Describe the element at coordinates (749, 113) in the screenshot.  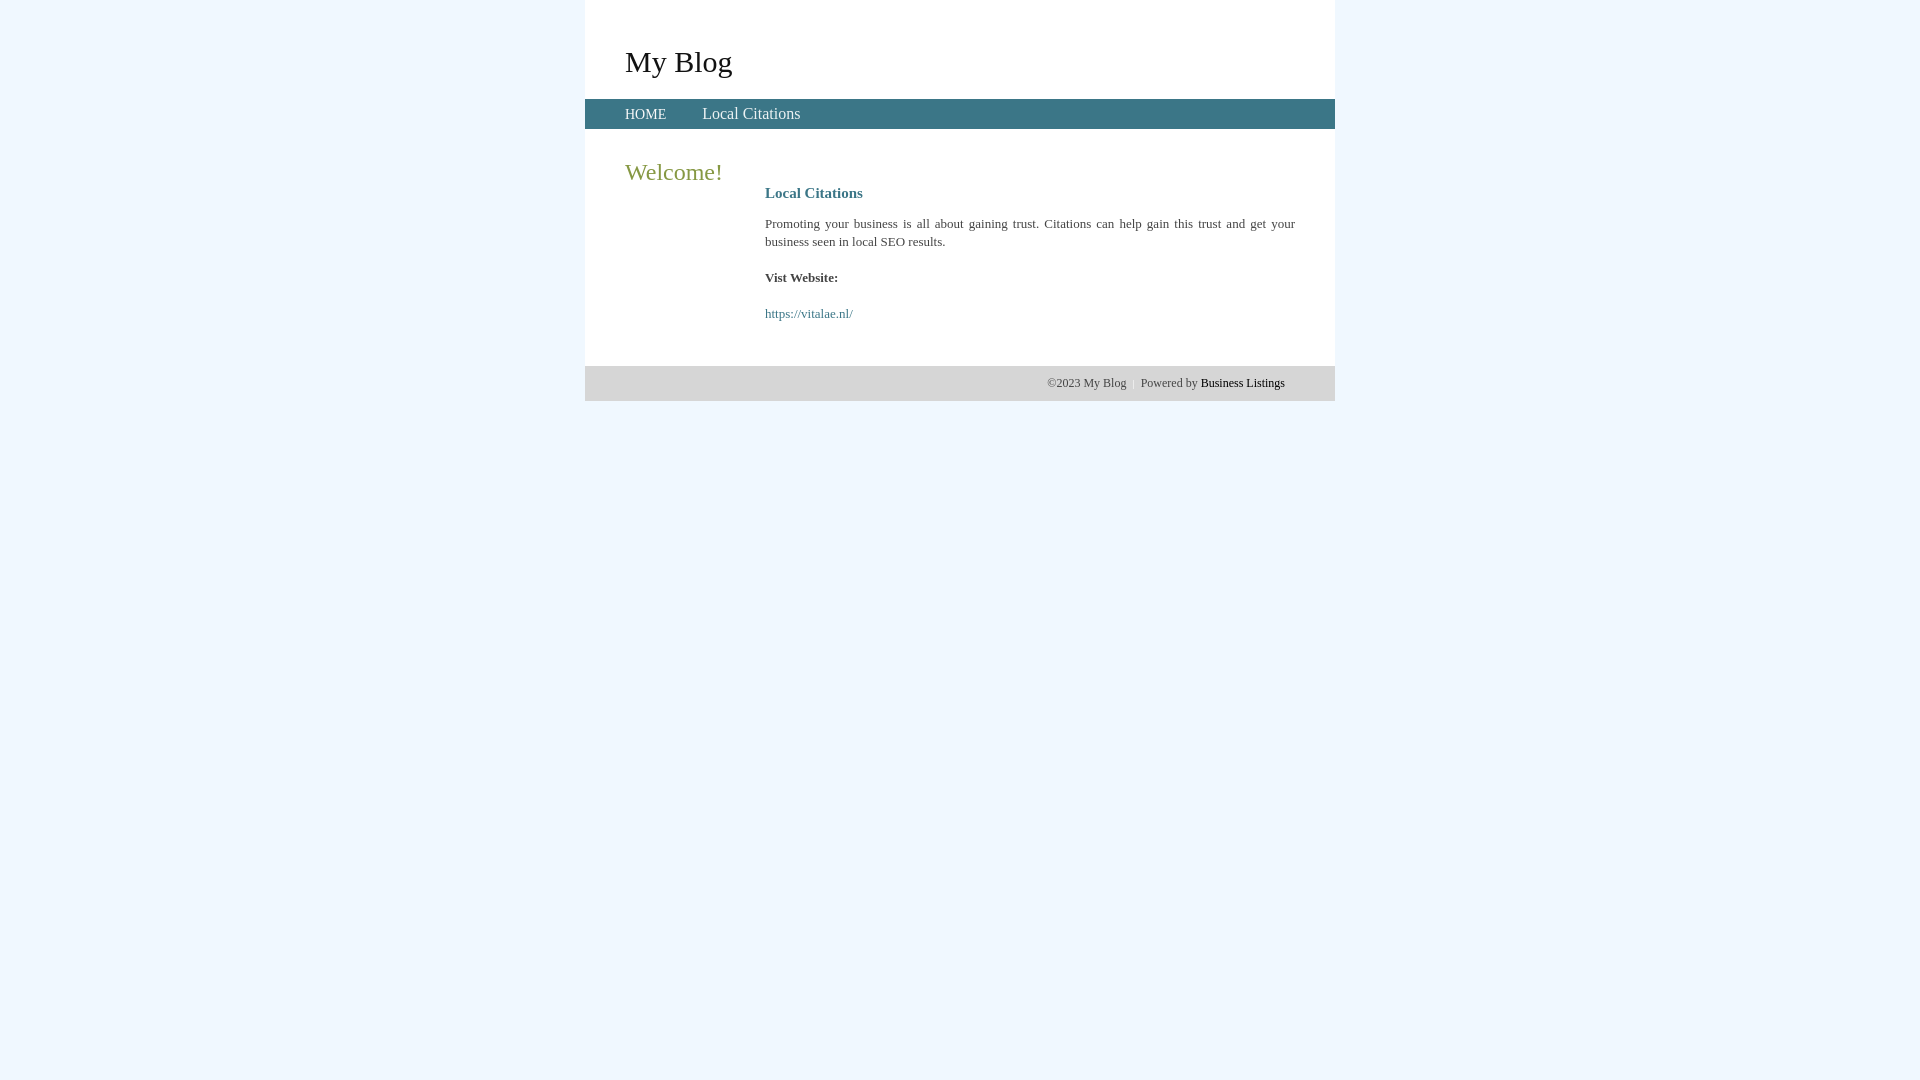
I see `'Local Citations'` at that location.